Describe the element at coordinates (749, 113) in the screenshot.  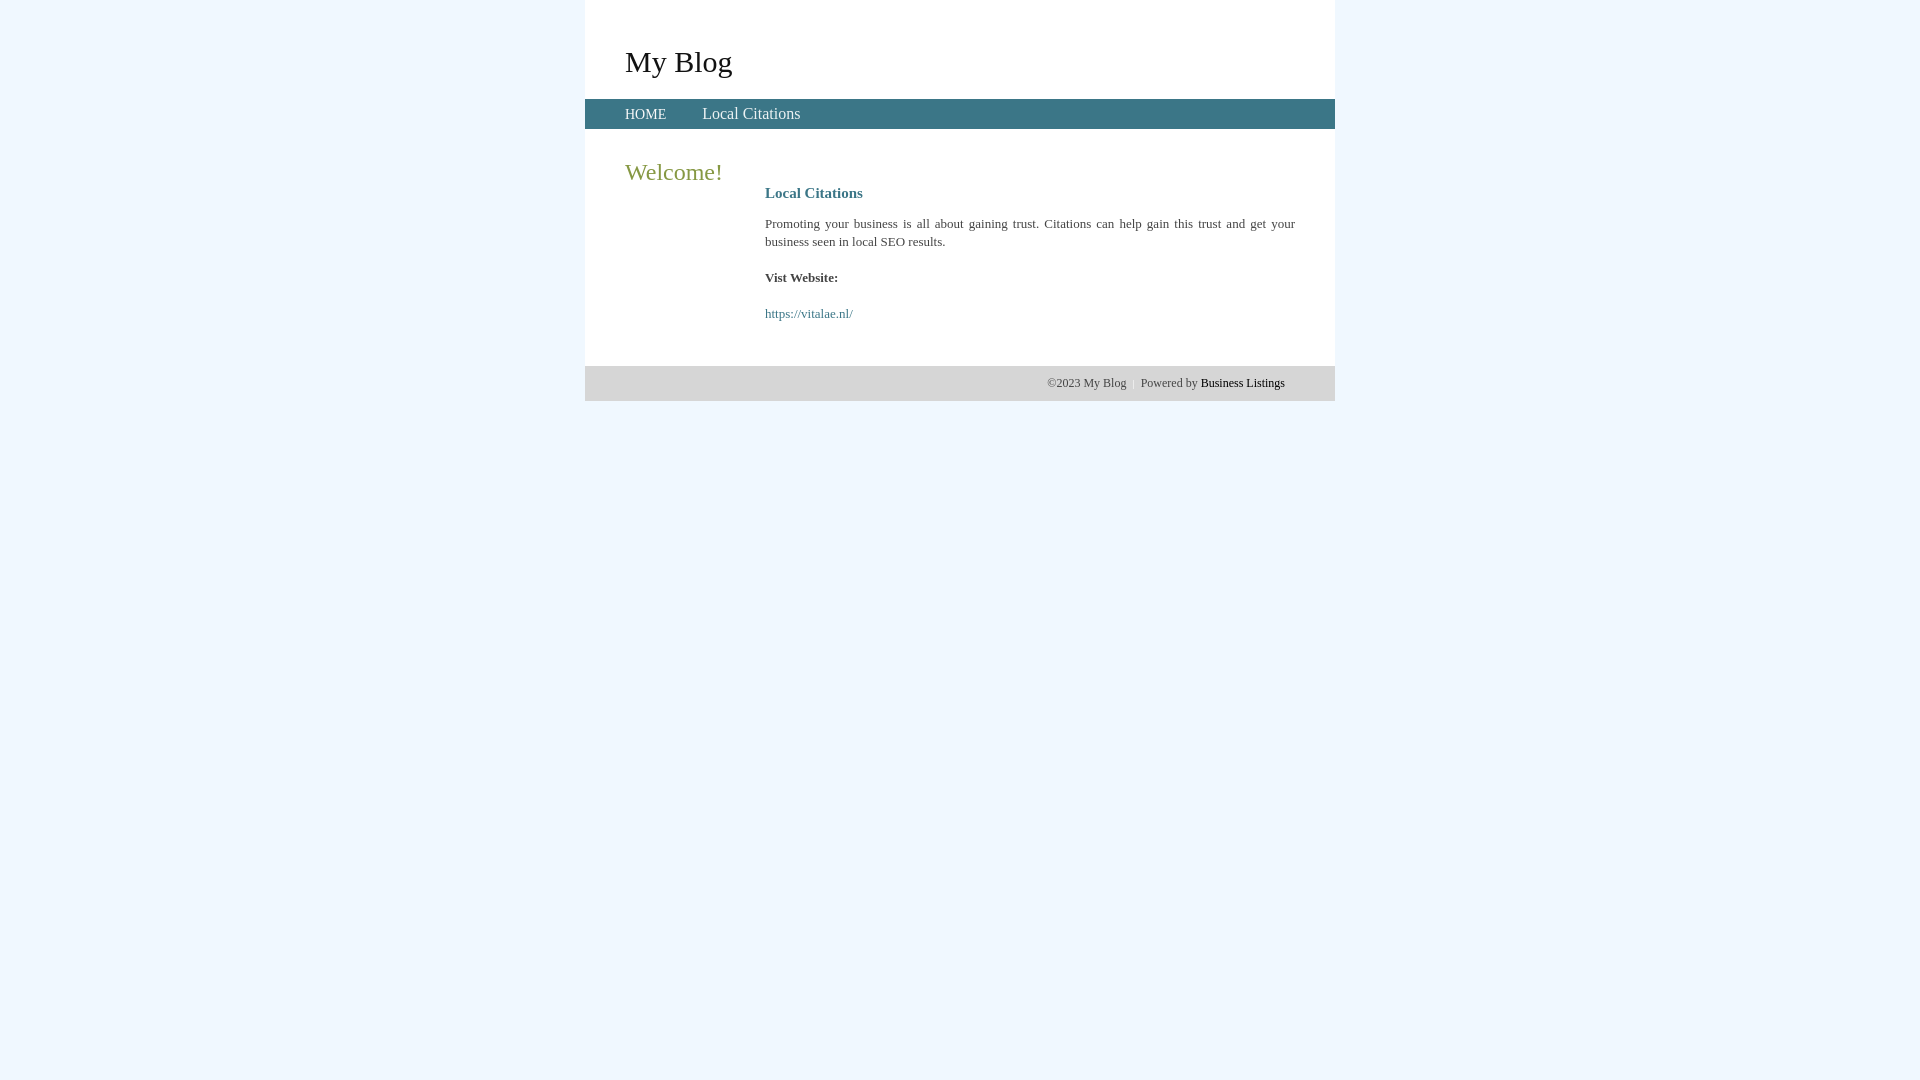
I see `'Local Citations'` at that location.